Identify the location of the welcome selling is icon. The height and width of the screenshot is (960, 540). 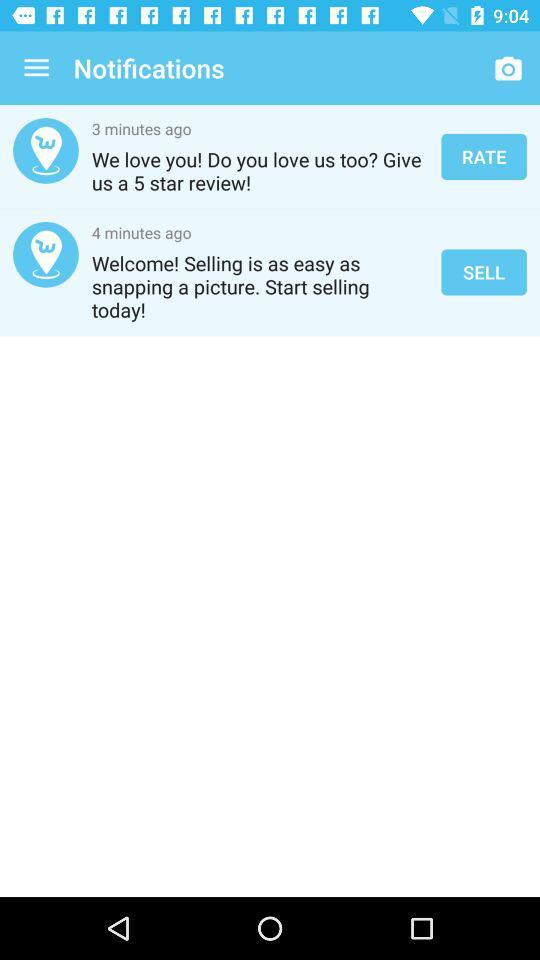
(260, 285).